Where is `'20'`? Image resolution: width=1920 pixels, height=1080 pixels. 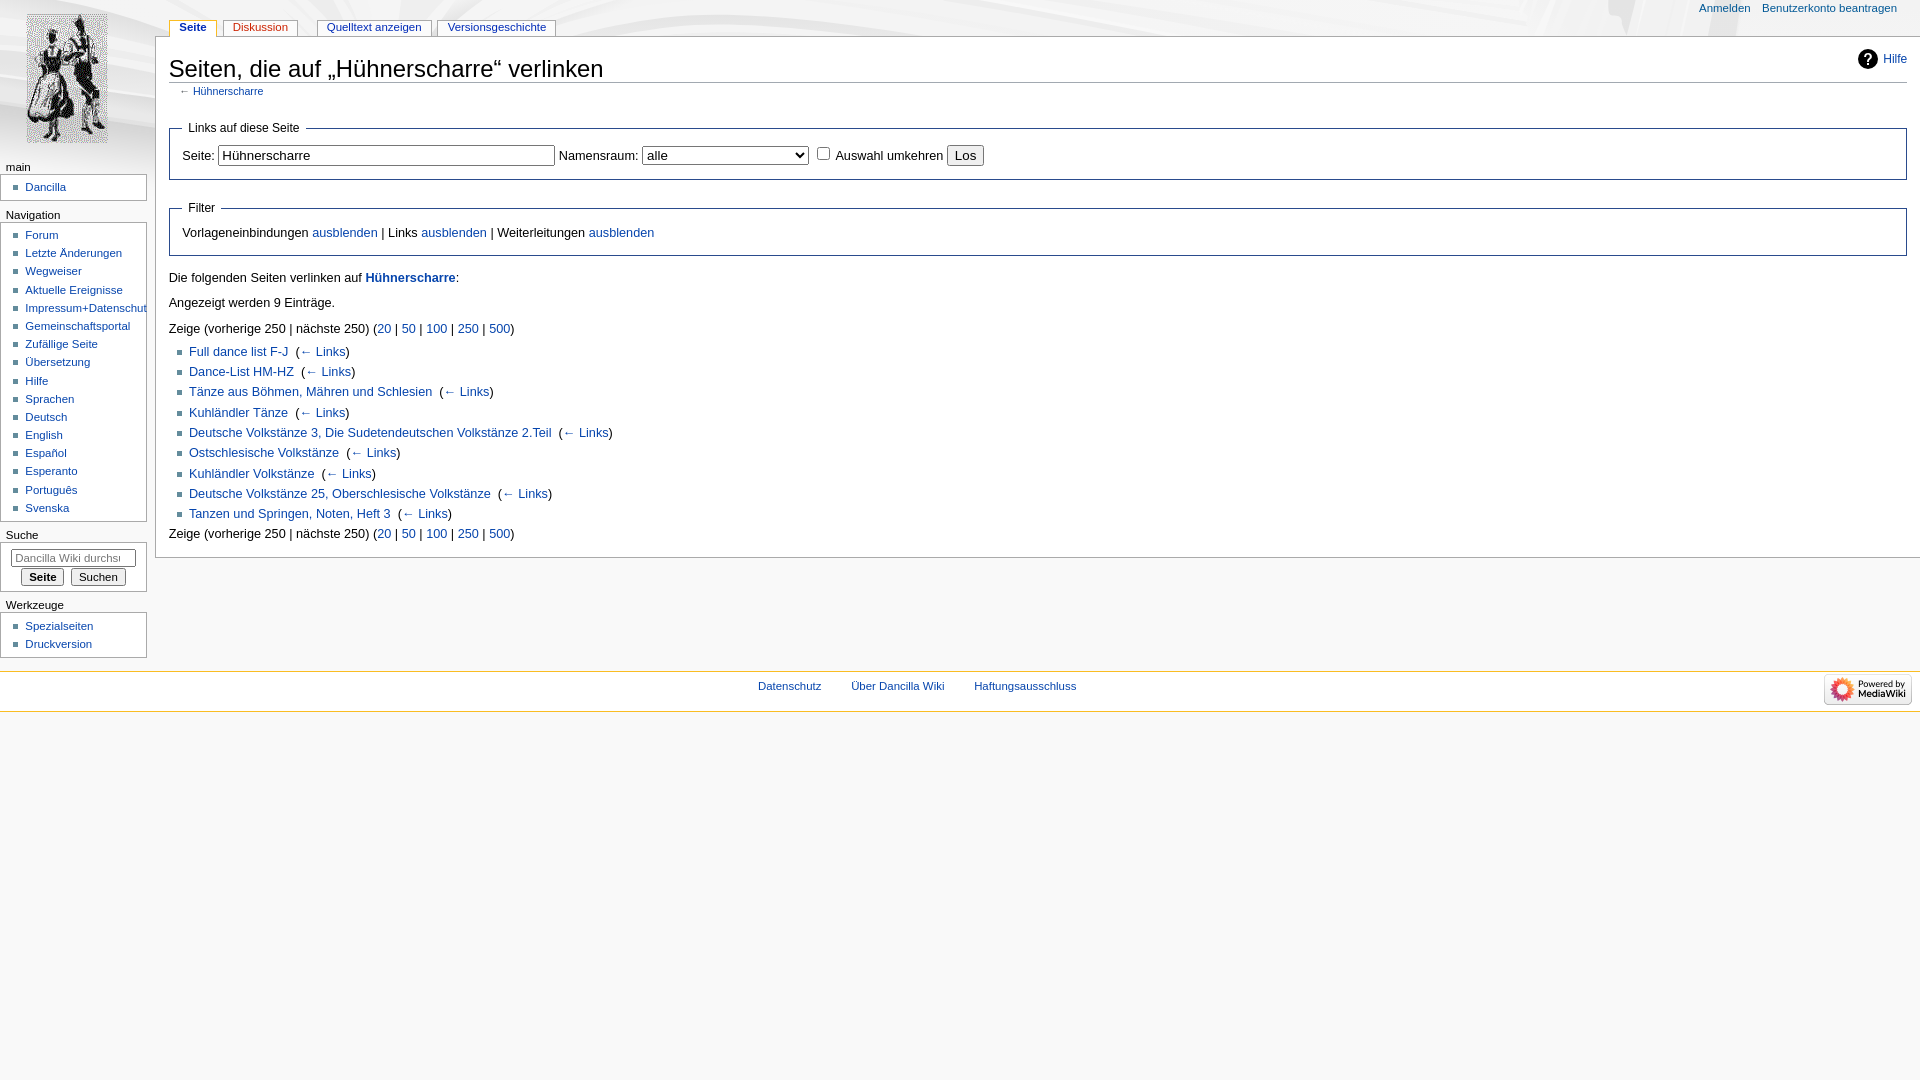
'20' is located at coordinates (384, 532).